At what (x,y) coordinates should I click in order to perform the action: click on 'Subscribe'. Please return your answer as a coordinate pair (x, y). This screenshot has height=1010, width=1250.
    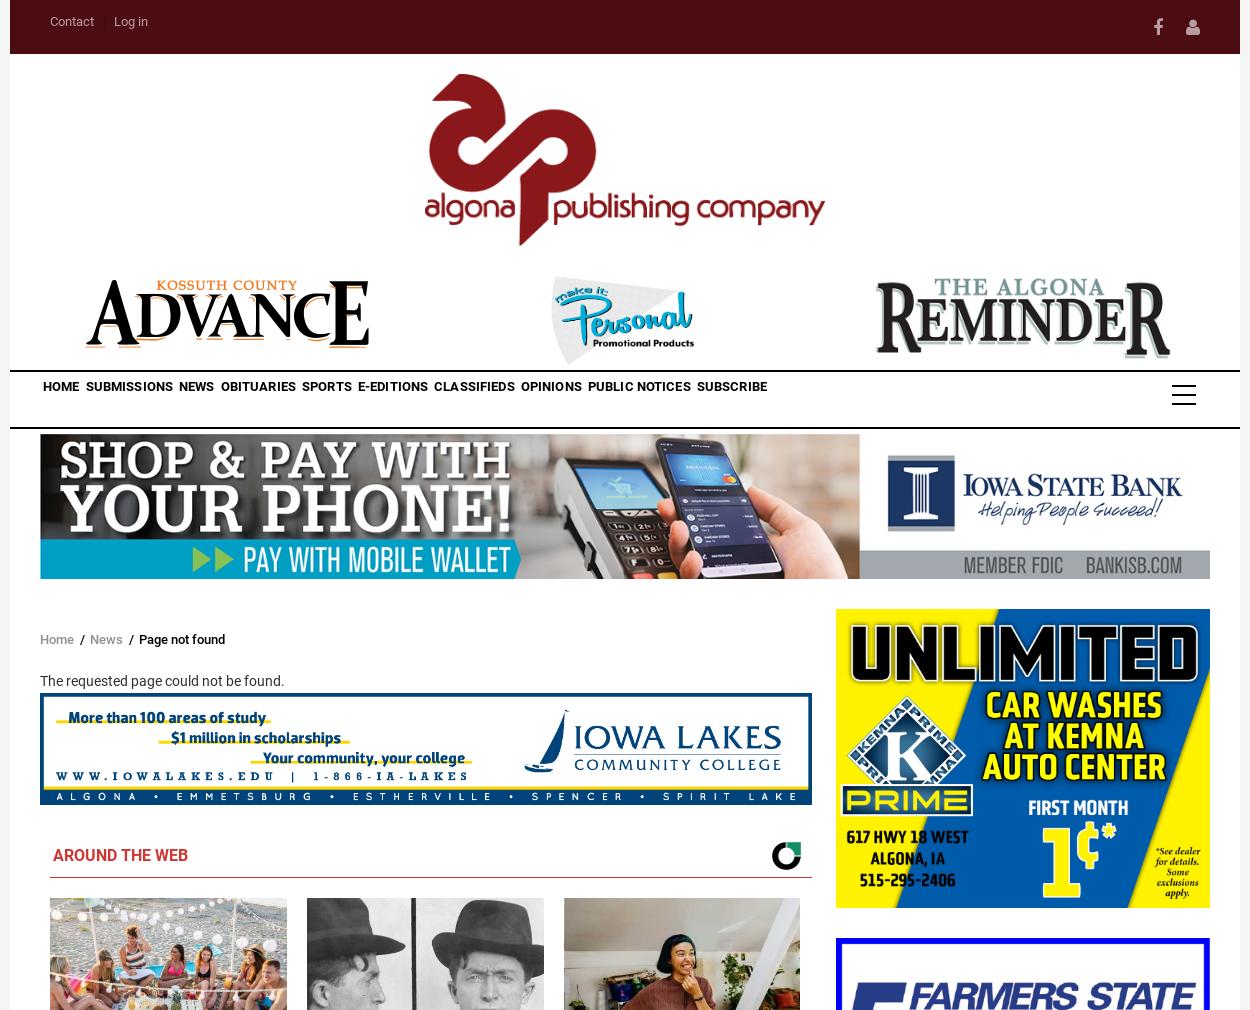
    Looking at the image, I should click on (913, 397).